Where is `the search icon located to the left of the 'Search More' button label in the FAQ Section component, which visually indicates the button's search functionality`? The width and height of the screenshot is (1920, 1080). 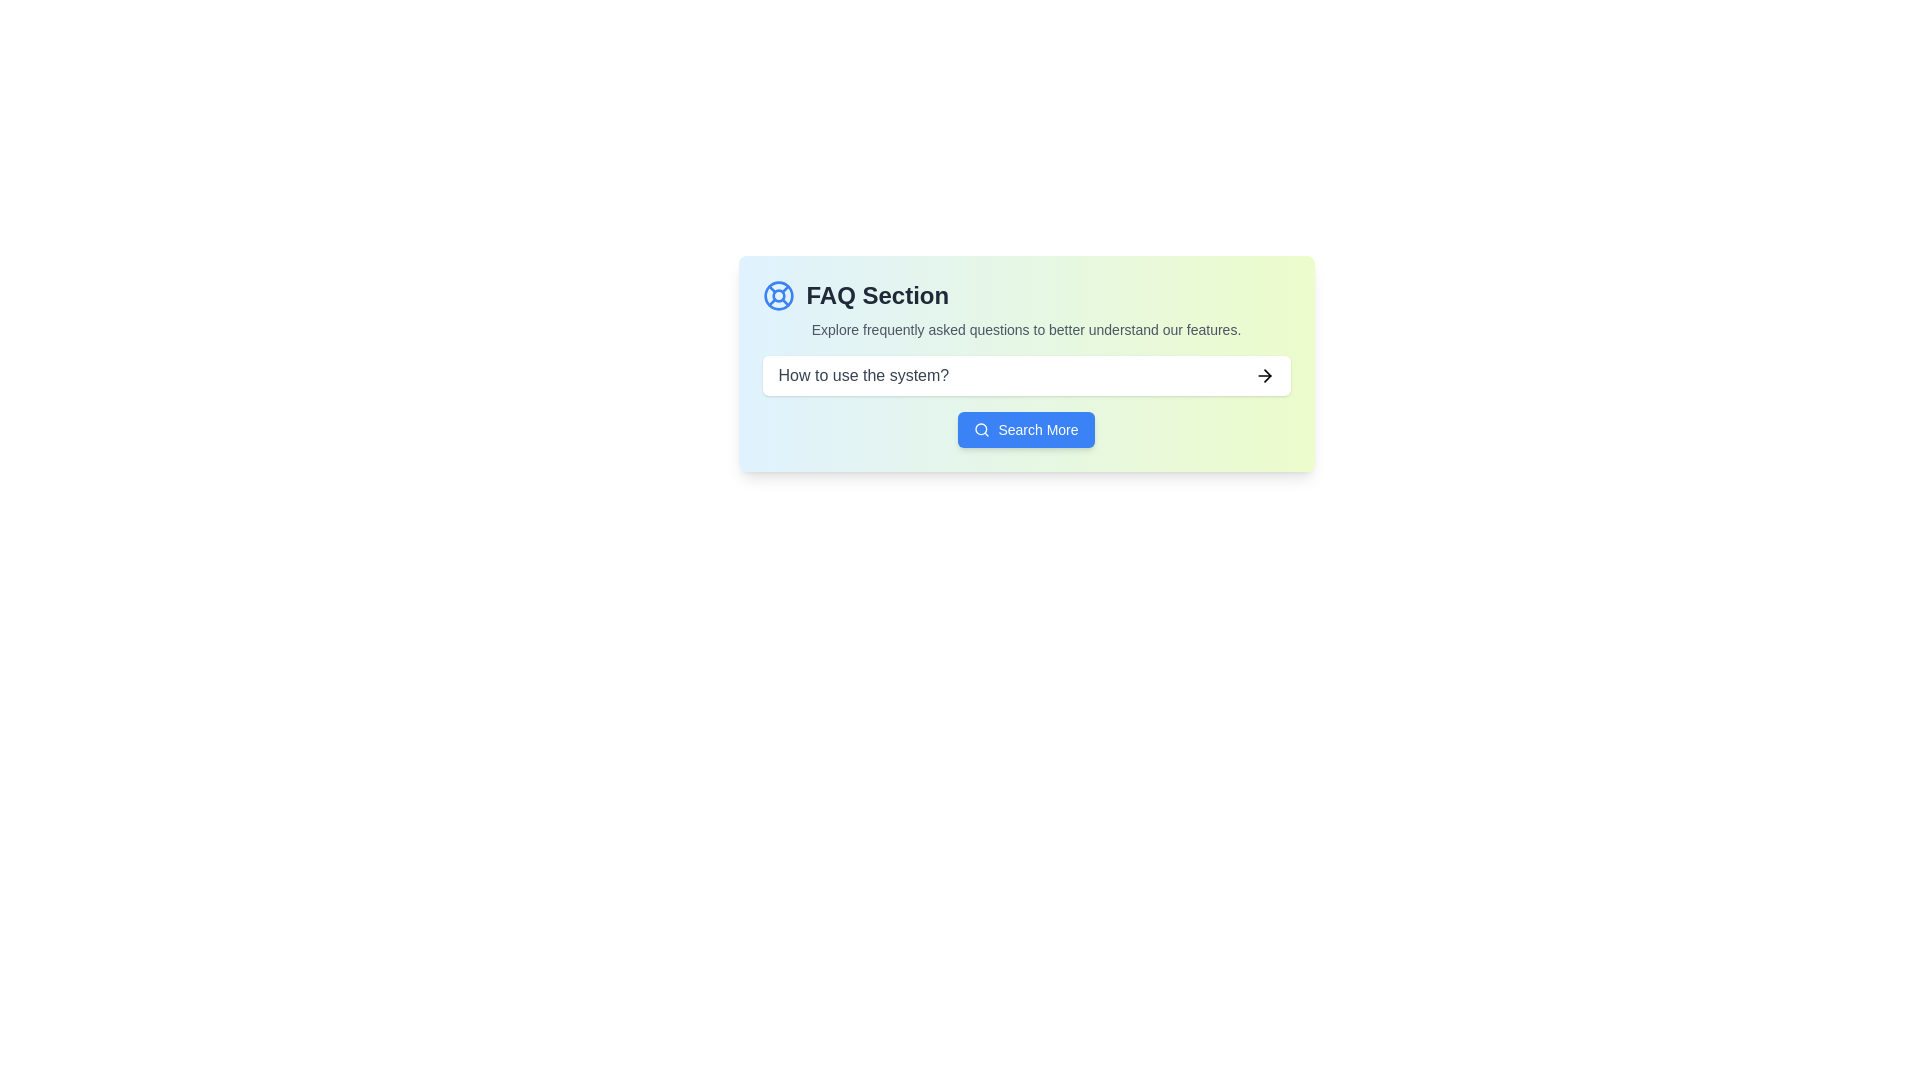
the search icon located to the left of the 'Search More' button label in the FAQ Section component, which visually indicates the button's search functionality is located at coordinates (982, 428).